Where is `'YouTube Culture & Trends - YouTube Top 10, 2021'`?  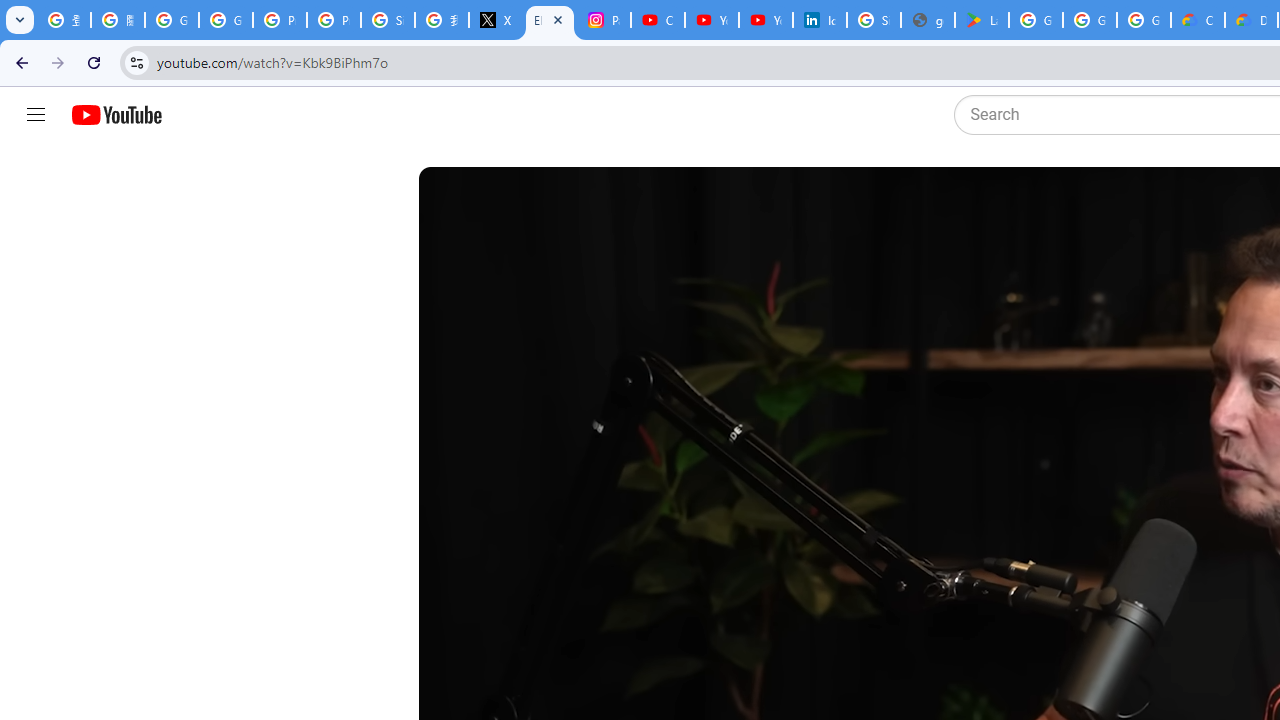
'YouTube Culture & Trends - YouTube Top 10, 2021' is located at coordinates (765, 20).